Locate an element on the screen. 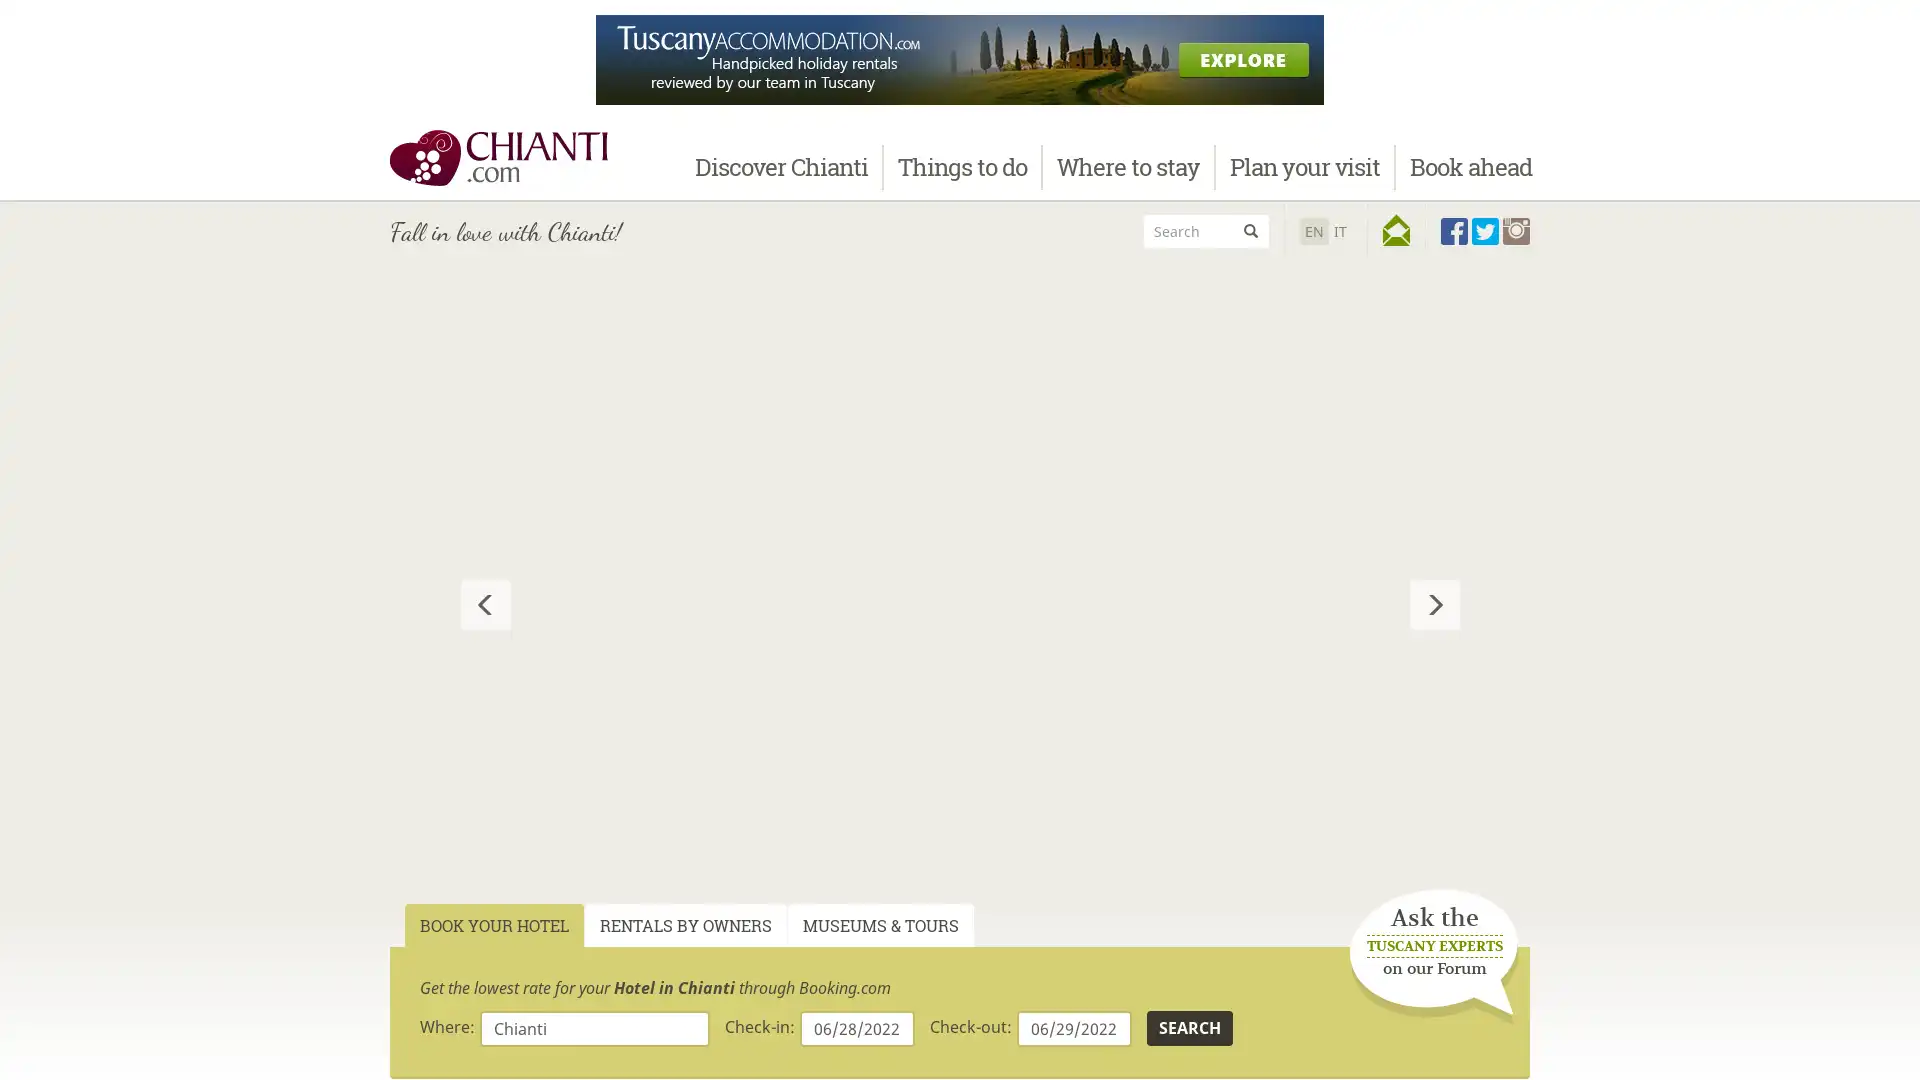 The height and width of the screenshot is (1080, 1920). Discover Chianti is located at coordinates (780, 166).